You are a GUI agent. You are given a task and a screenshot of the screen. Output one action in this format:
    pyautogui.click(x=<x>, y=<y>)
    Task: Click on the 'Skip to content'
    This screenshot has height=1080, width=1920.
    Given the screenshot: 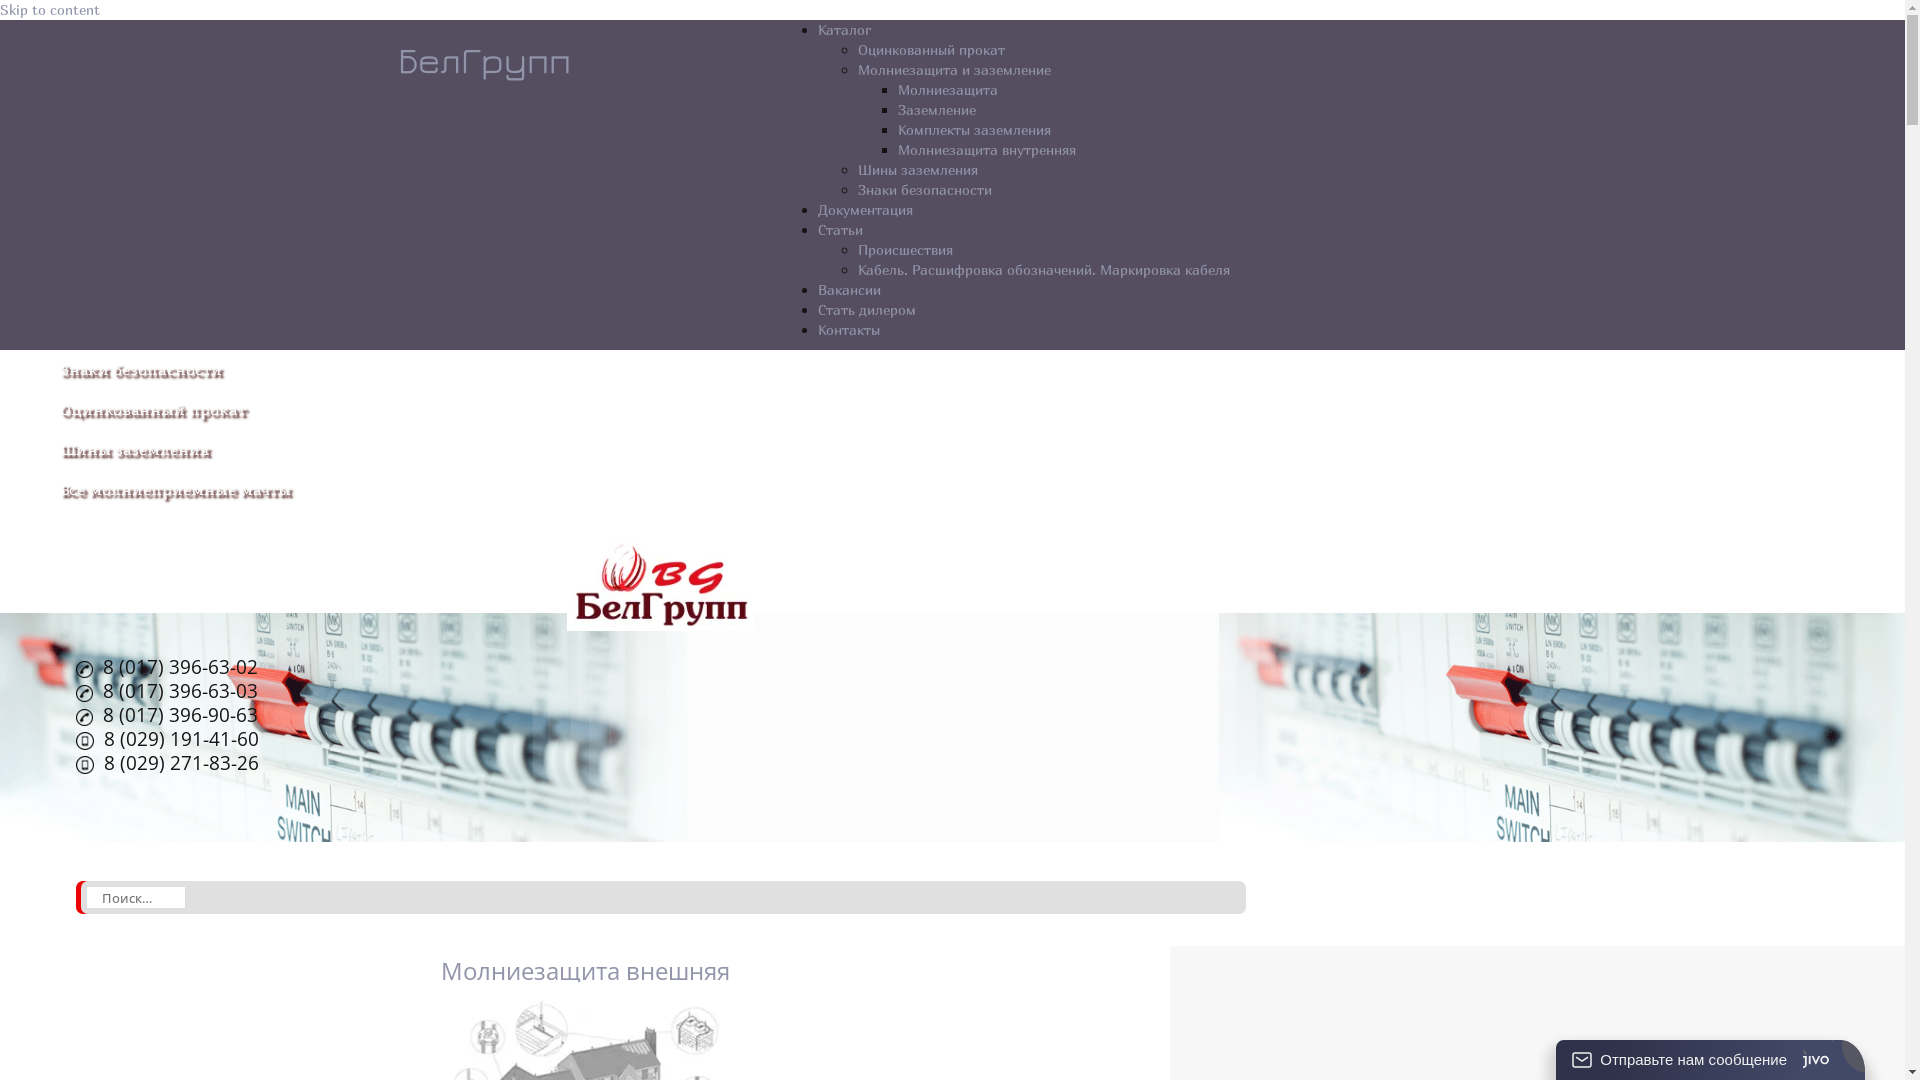 What is the action you would take?
    pyautogui.click(x=0, y=9)
    